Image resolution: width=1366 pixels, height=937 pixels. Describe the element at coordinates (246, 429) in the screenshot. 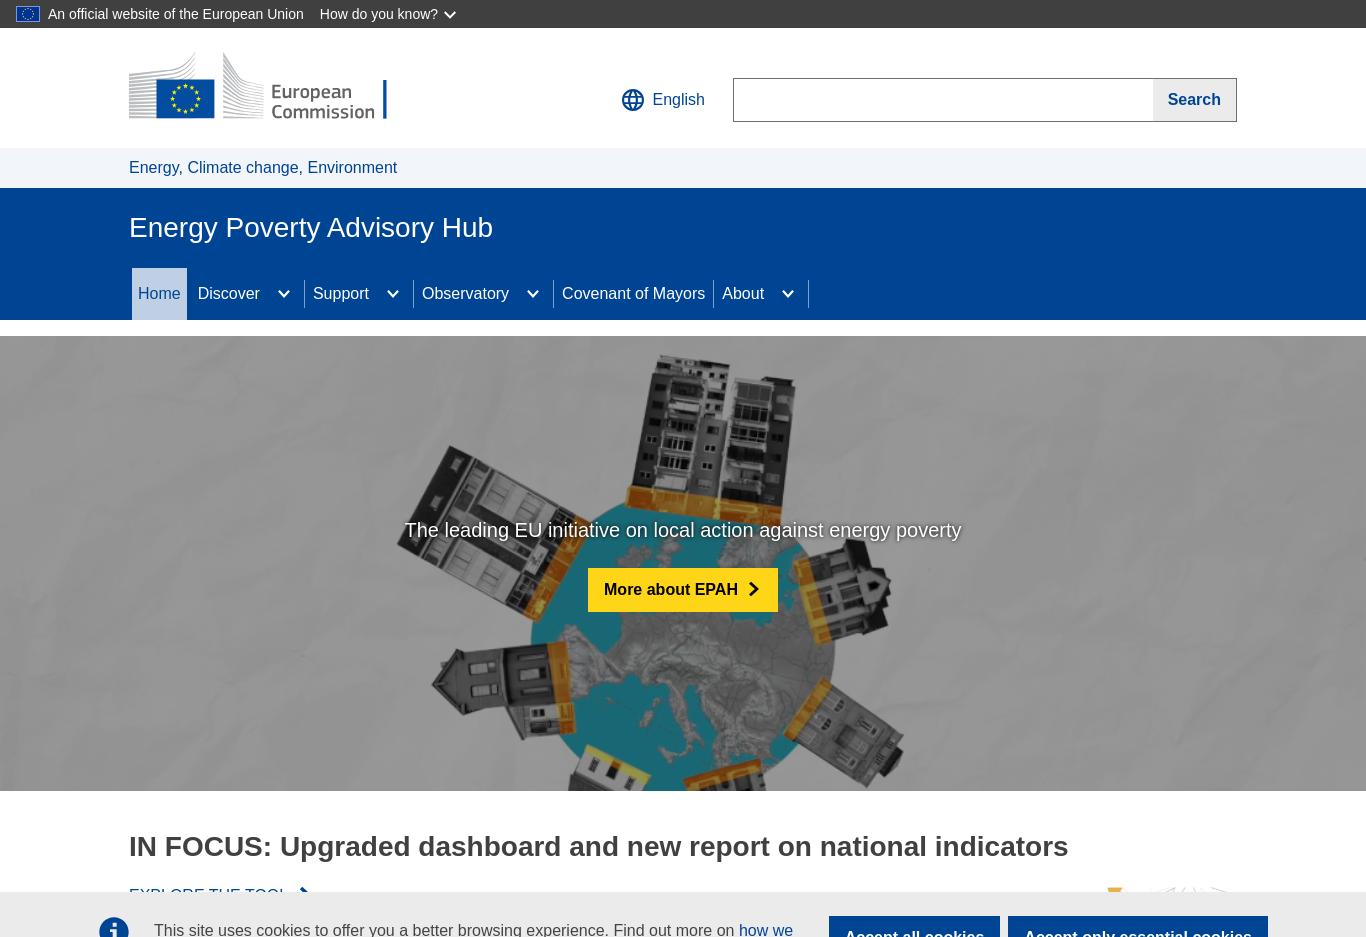

I see `'Organisations'` at that location.